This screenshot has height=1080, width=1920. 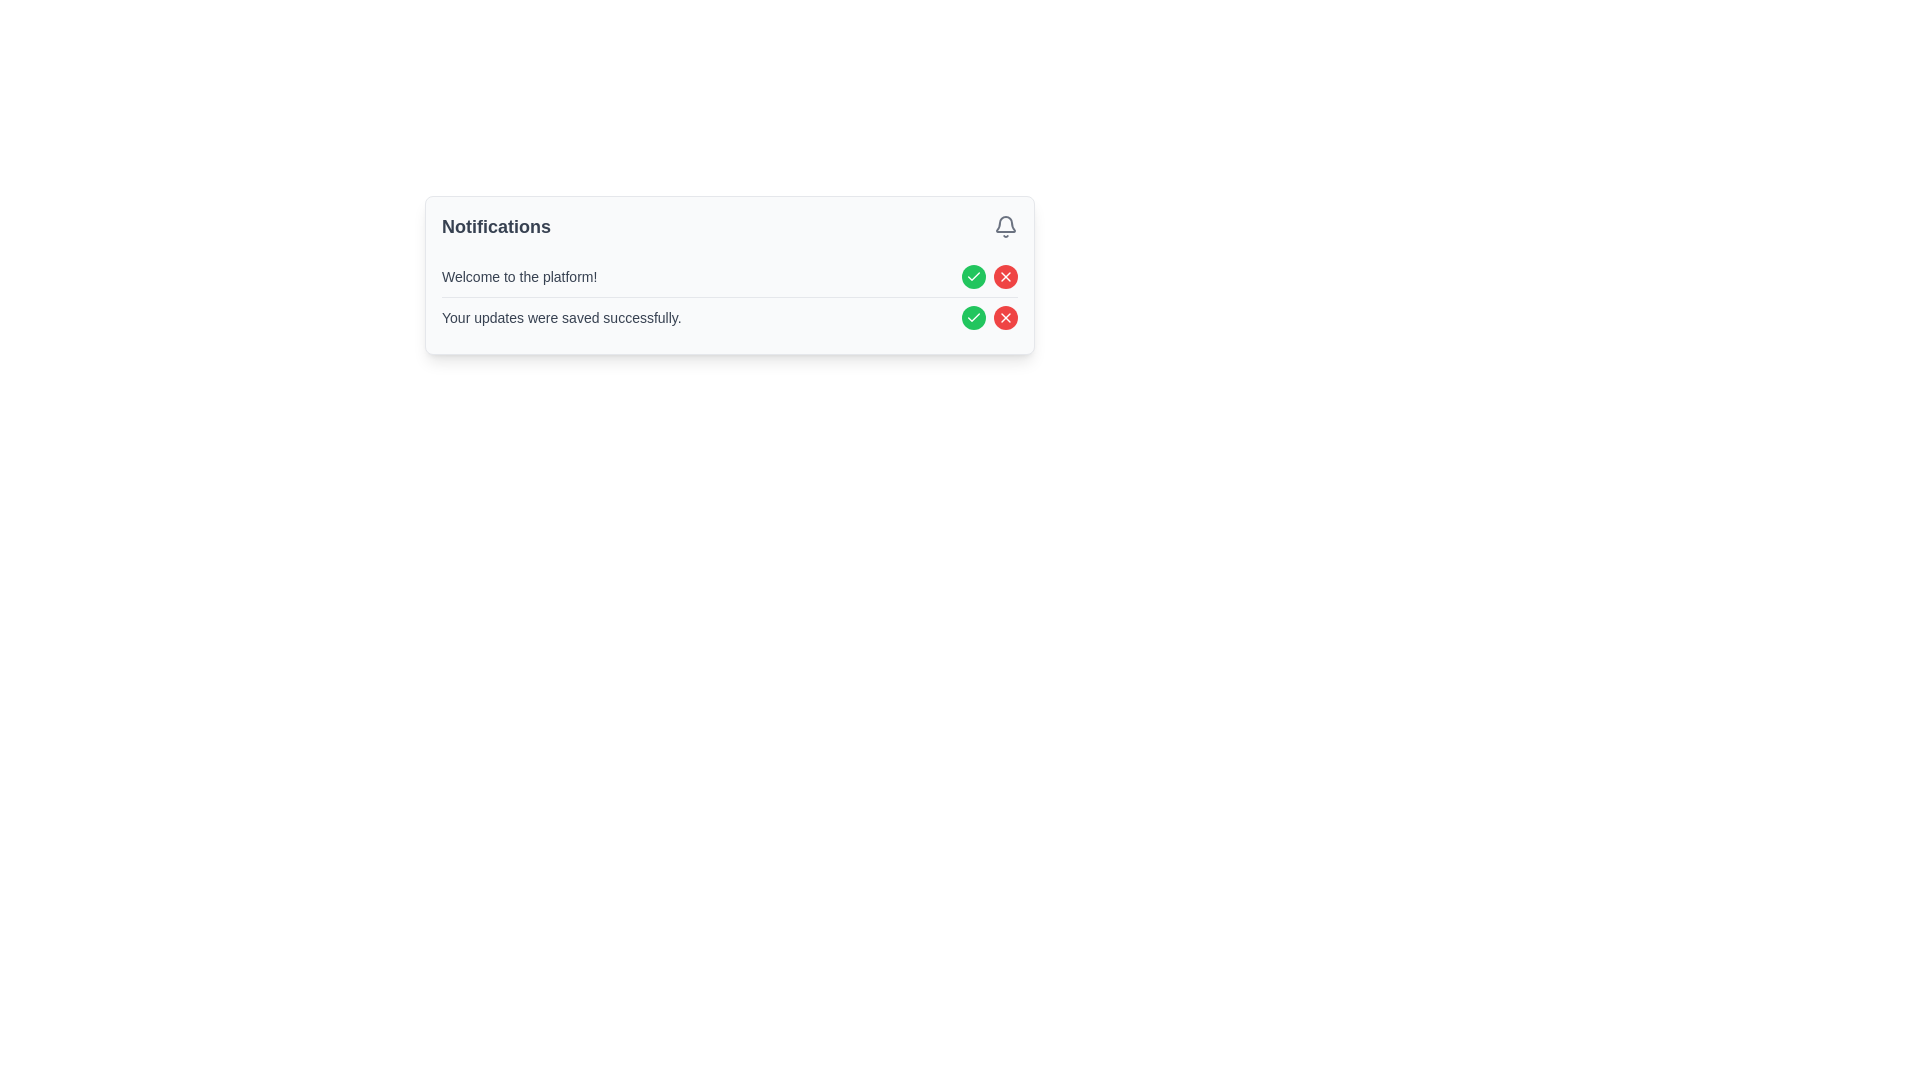 I want to click on the icon button with a checkmark symbol, which is located in the second row of the notification list, immediately to the left of a red cross icon and enclosed in a circular green button, so click(x=974, y=277).